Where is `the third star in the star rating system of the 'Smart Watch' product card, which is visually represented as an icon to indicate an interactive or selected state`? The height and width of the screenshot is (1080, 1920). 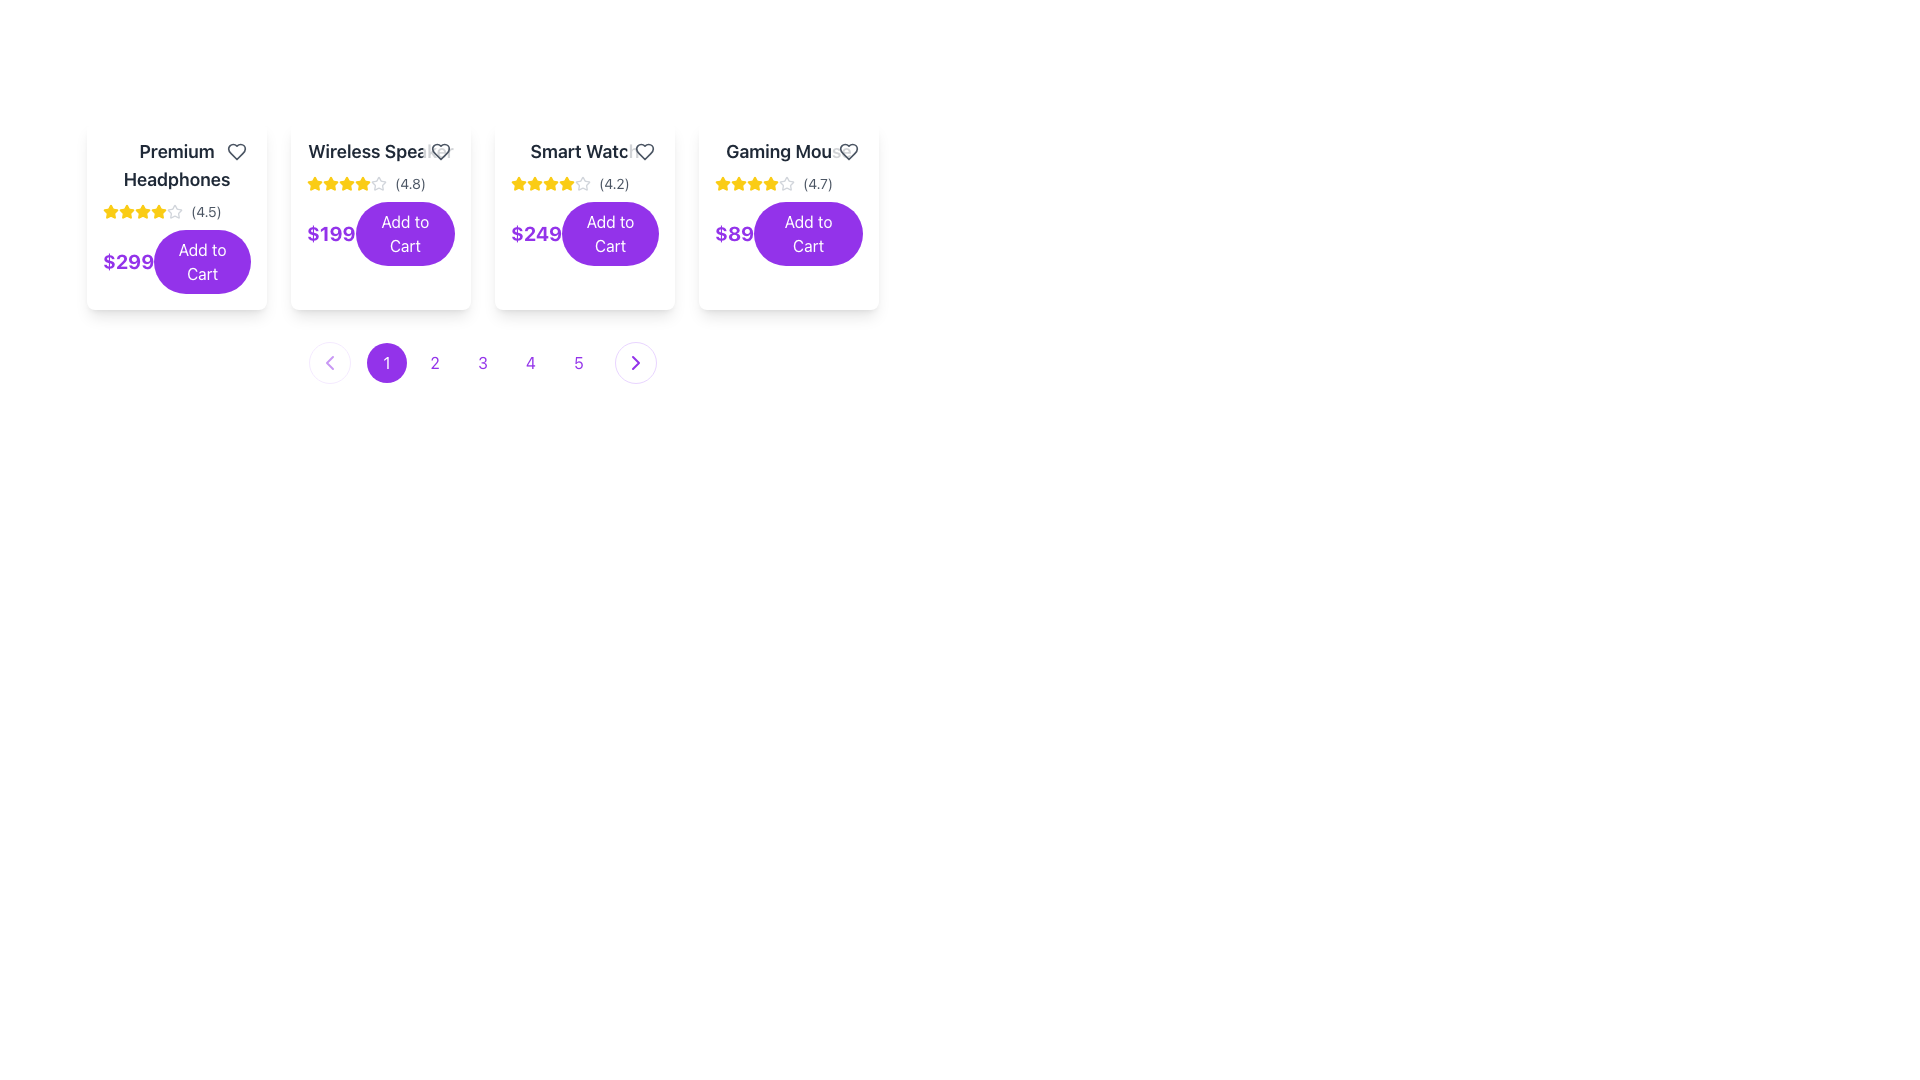 the third star in the star rating system of the 'Smart Watch' product card, which is visually represented as an icon to indicate an interactive or selected state is located at coordinates (565, 183).